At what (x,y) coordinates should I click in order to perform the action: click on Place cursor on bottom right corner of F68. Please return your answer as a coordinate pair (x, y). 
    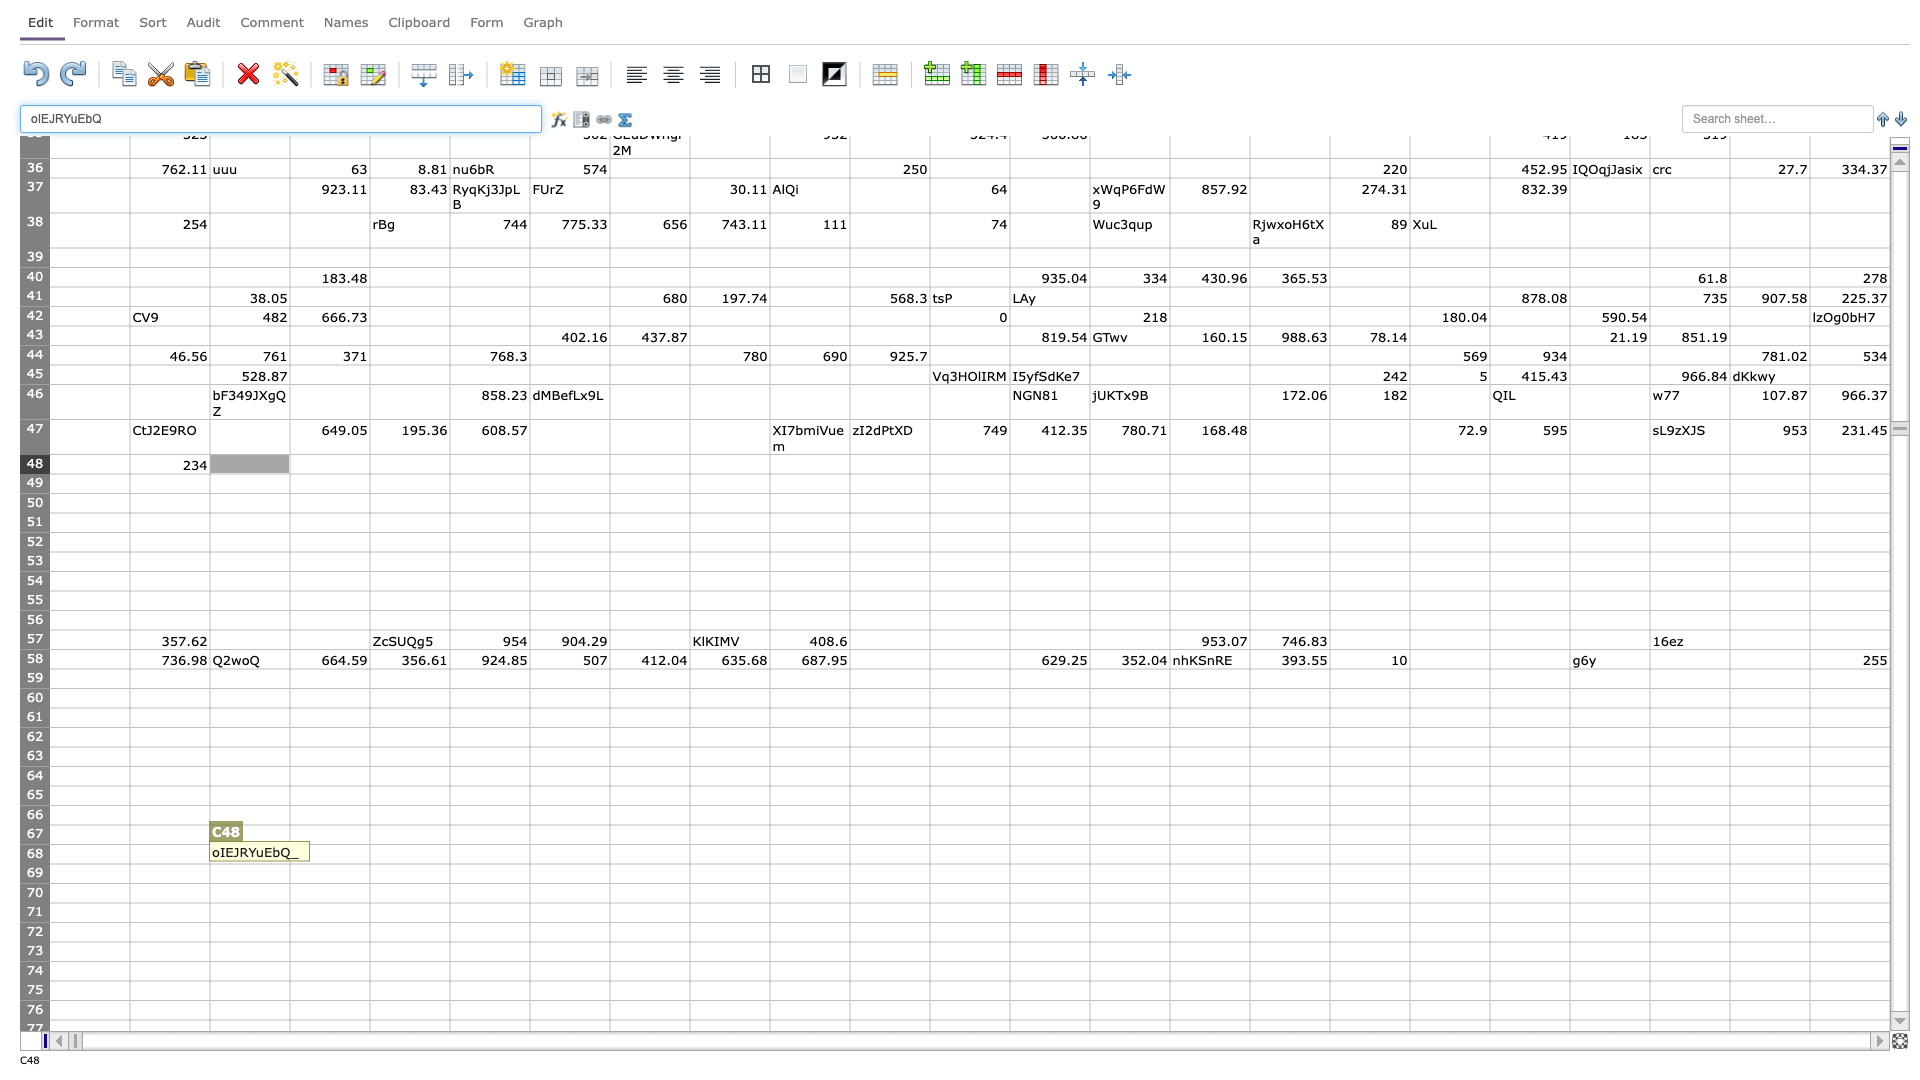
    Looking at the image, I should click on (529, 863).